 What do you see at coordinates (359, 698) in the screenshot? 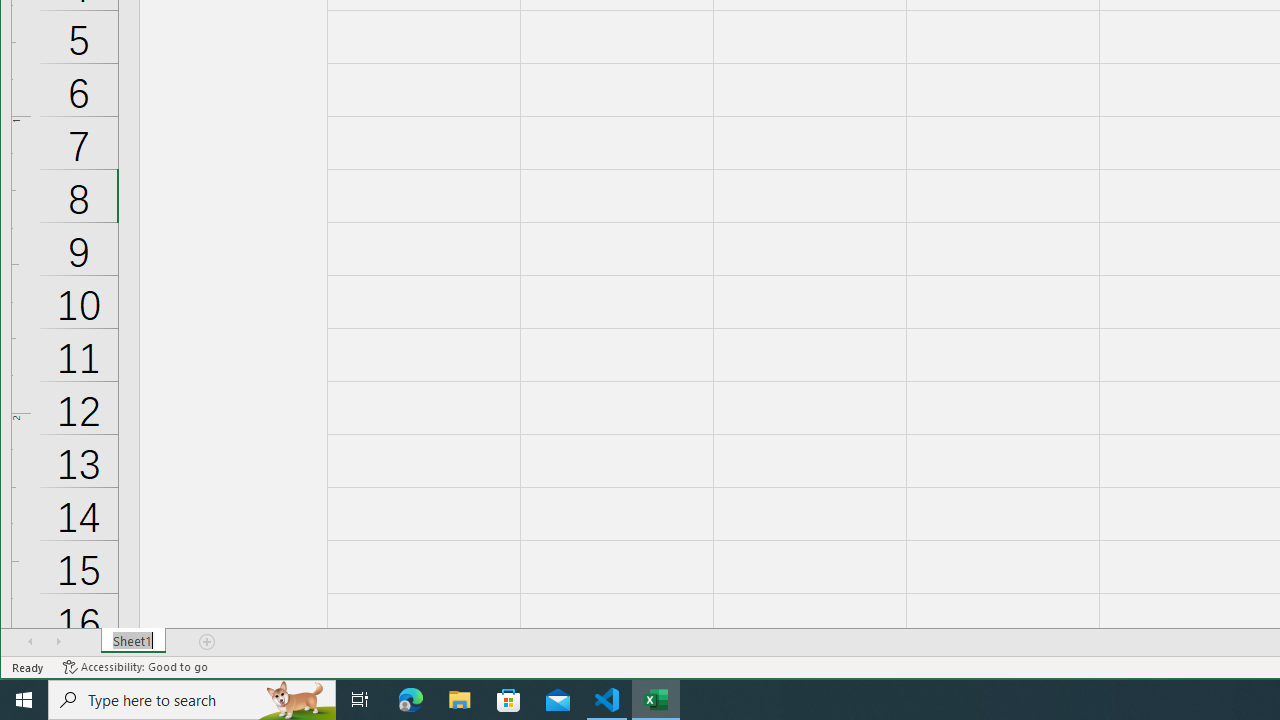
I see `'Task View'` at bounding box center [359, 698].